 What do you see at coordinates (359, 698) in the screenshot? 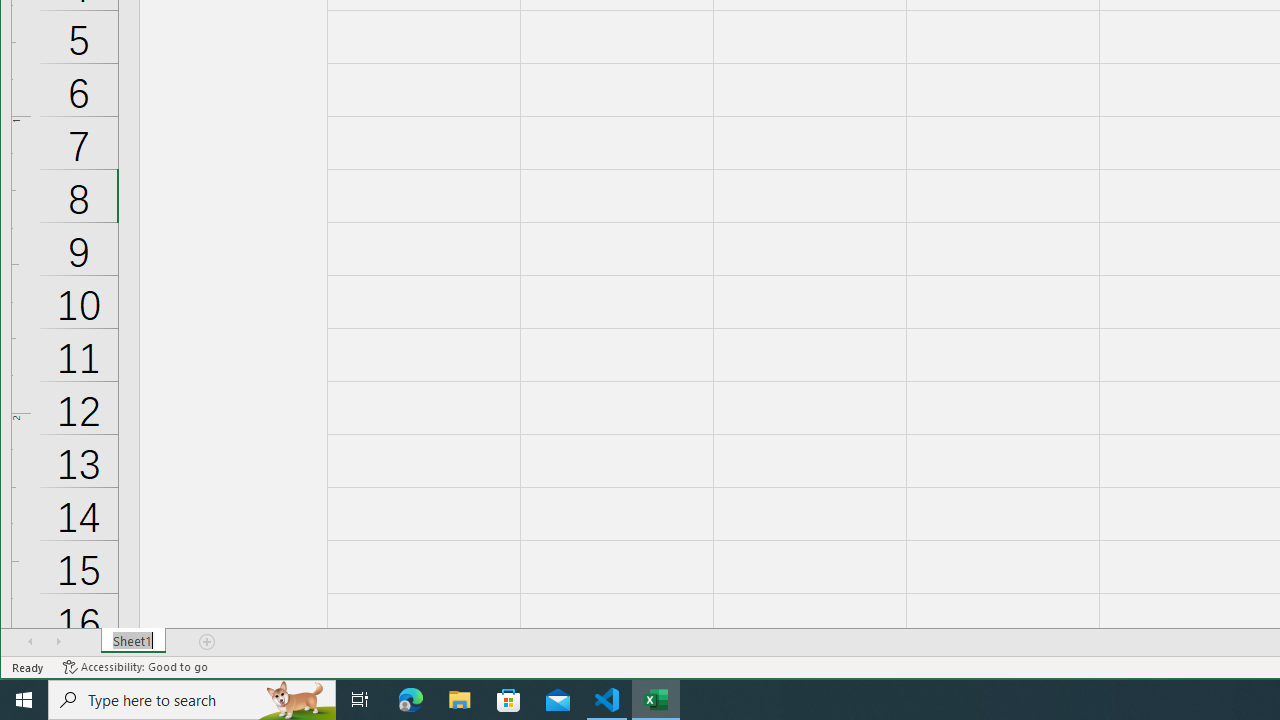
I see `'Task View'` at bounding box center [359, 698].